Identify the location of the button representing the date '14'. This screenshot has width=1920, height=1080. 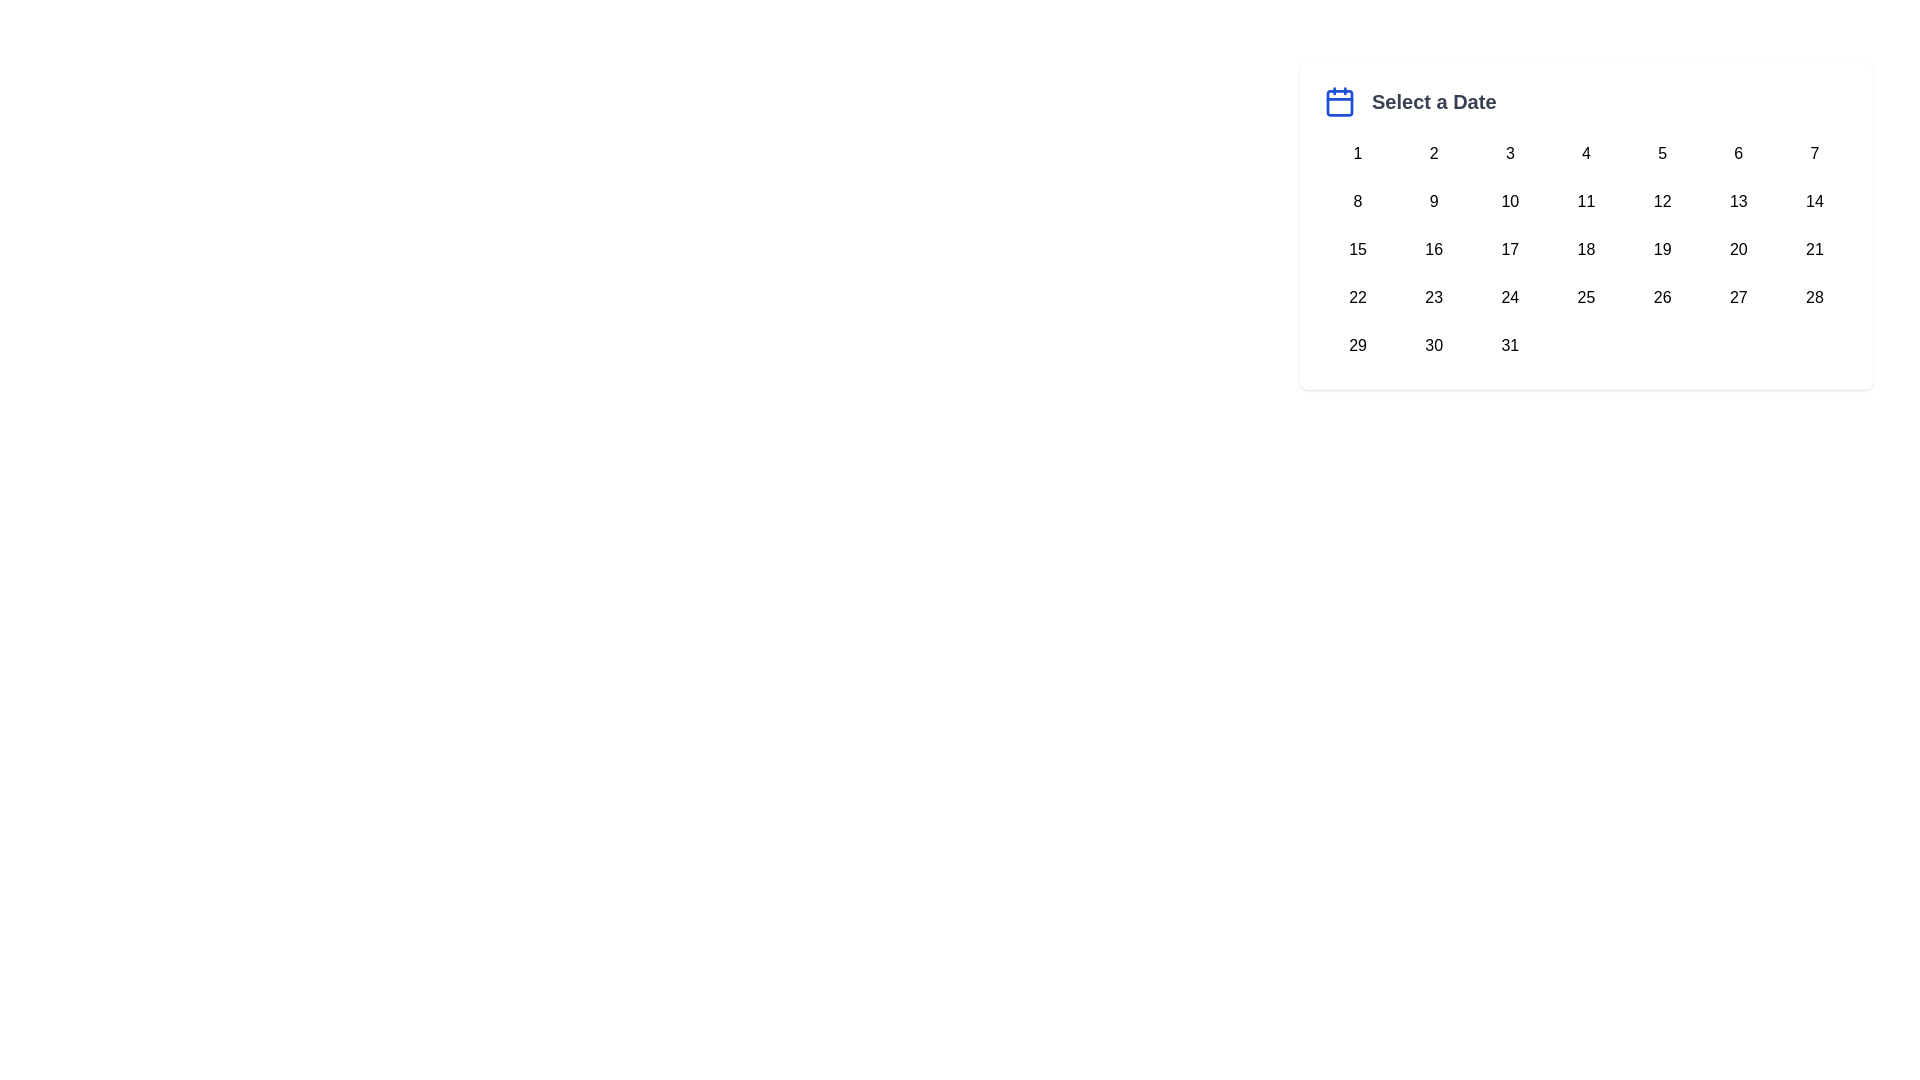
(1814, 201).